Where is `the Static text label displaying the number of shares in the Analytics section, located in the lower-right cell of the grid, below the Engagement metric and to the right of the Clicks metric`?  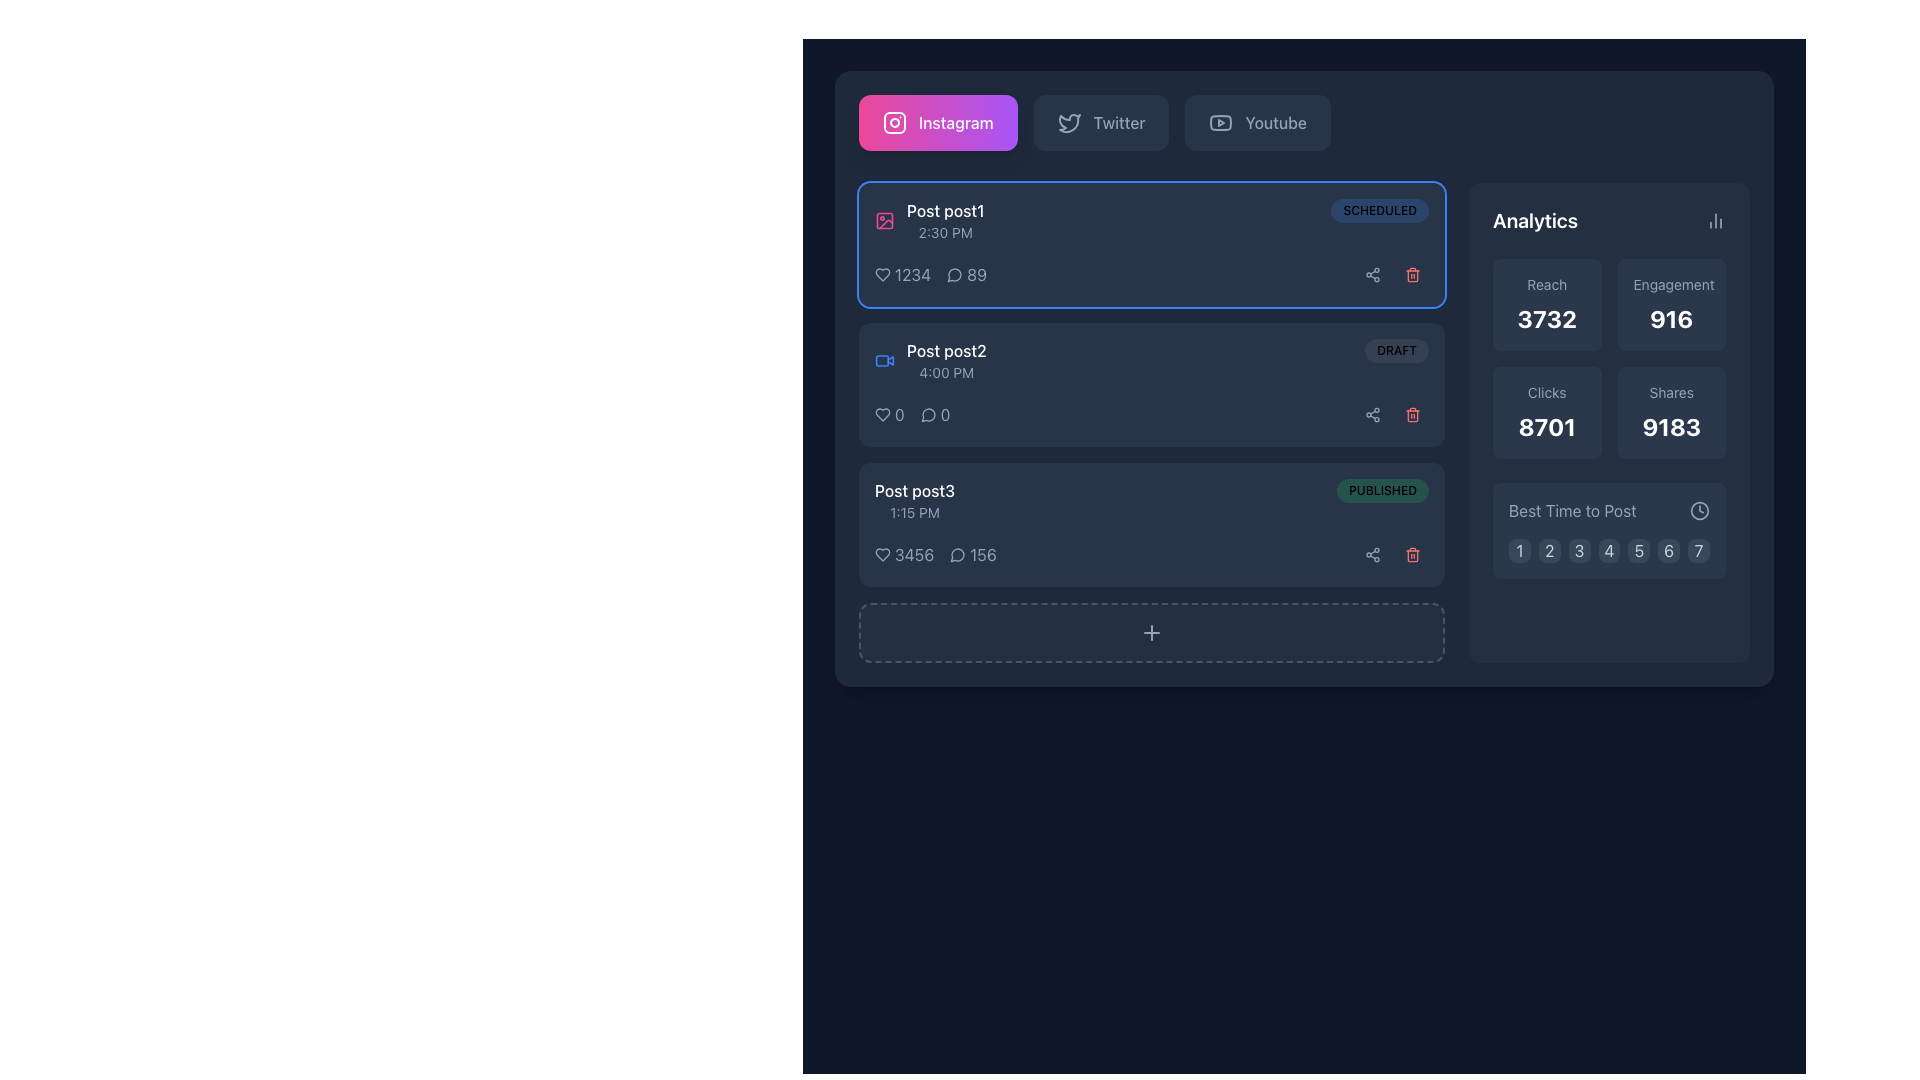
the Static text label displaying the number of shares in the Analytics section, located in the lower-right cell of the grid, below the Engagement metric and to the right of the Clicks metric is located at coordinates (1671, 426).